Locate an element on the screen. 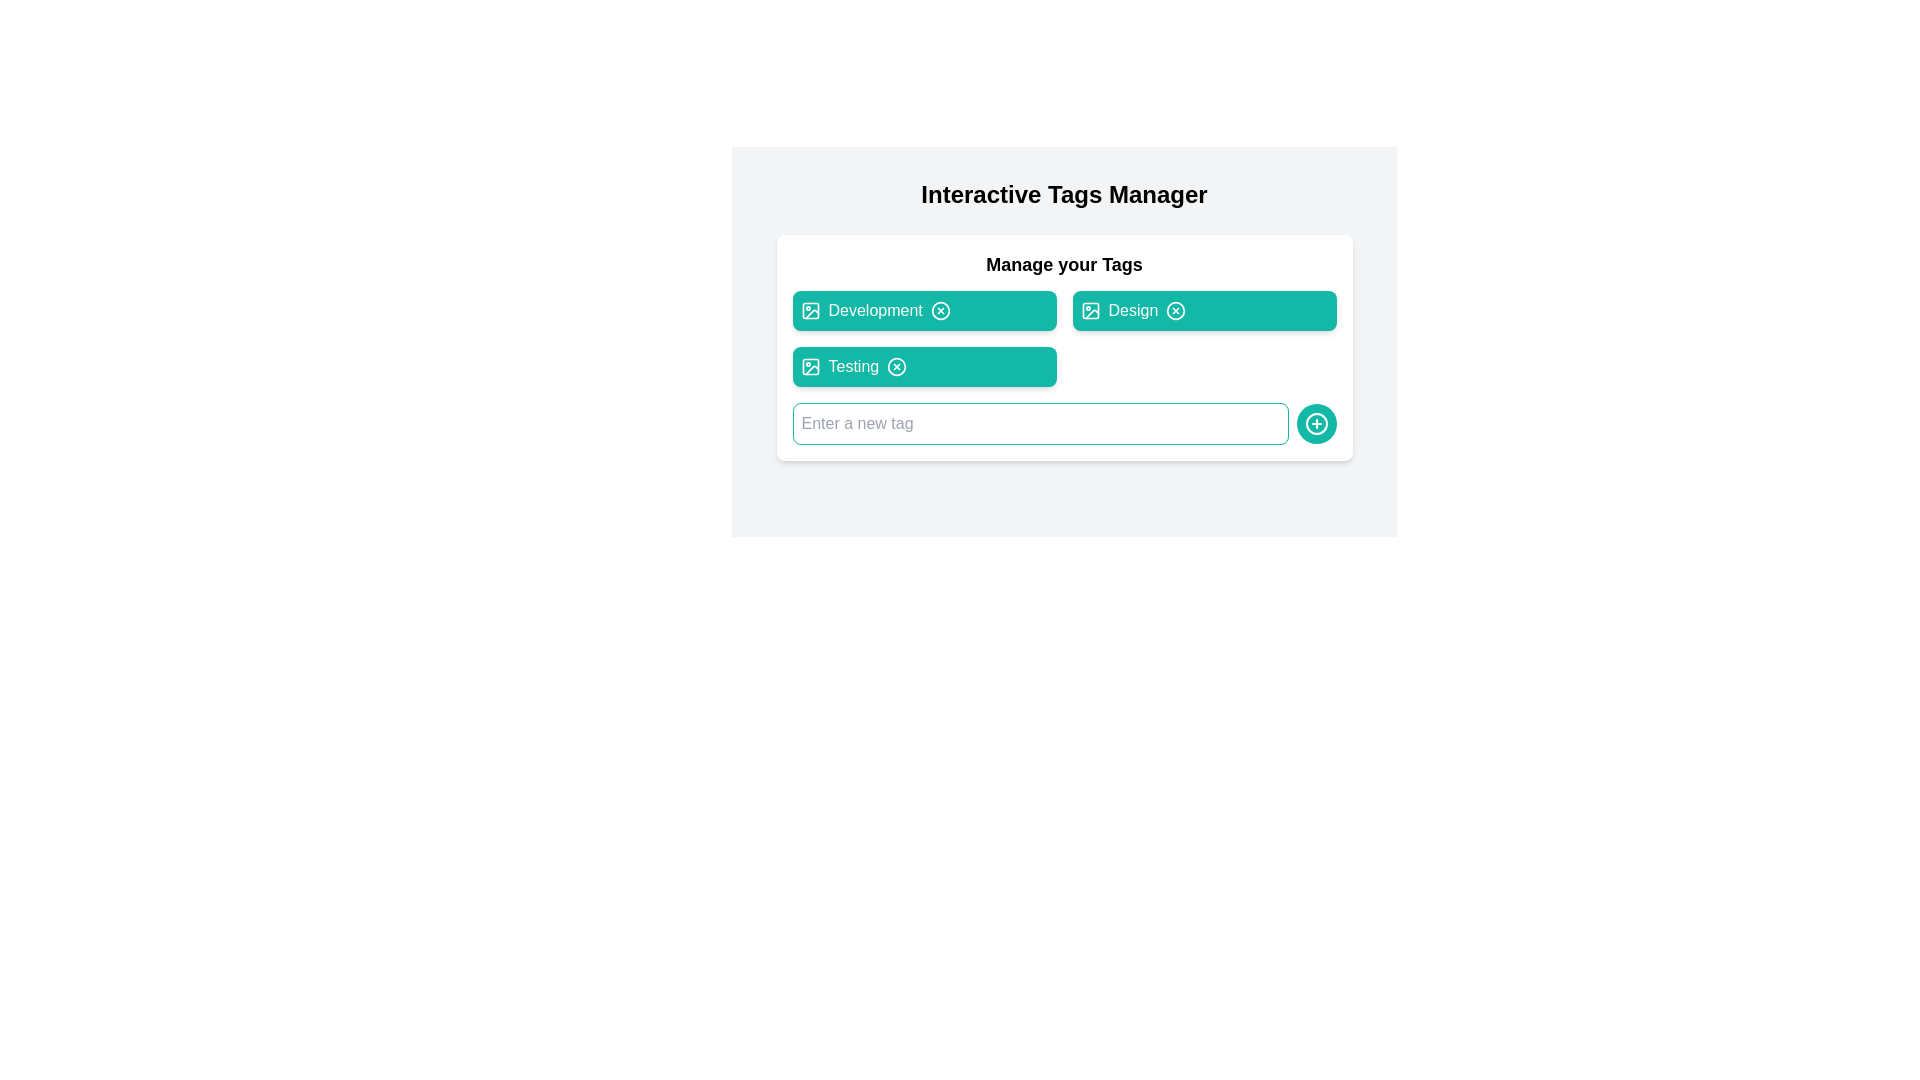  the circular Close/Delete Button with a centered cross mark (×) is located at coordinates (896, 366).